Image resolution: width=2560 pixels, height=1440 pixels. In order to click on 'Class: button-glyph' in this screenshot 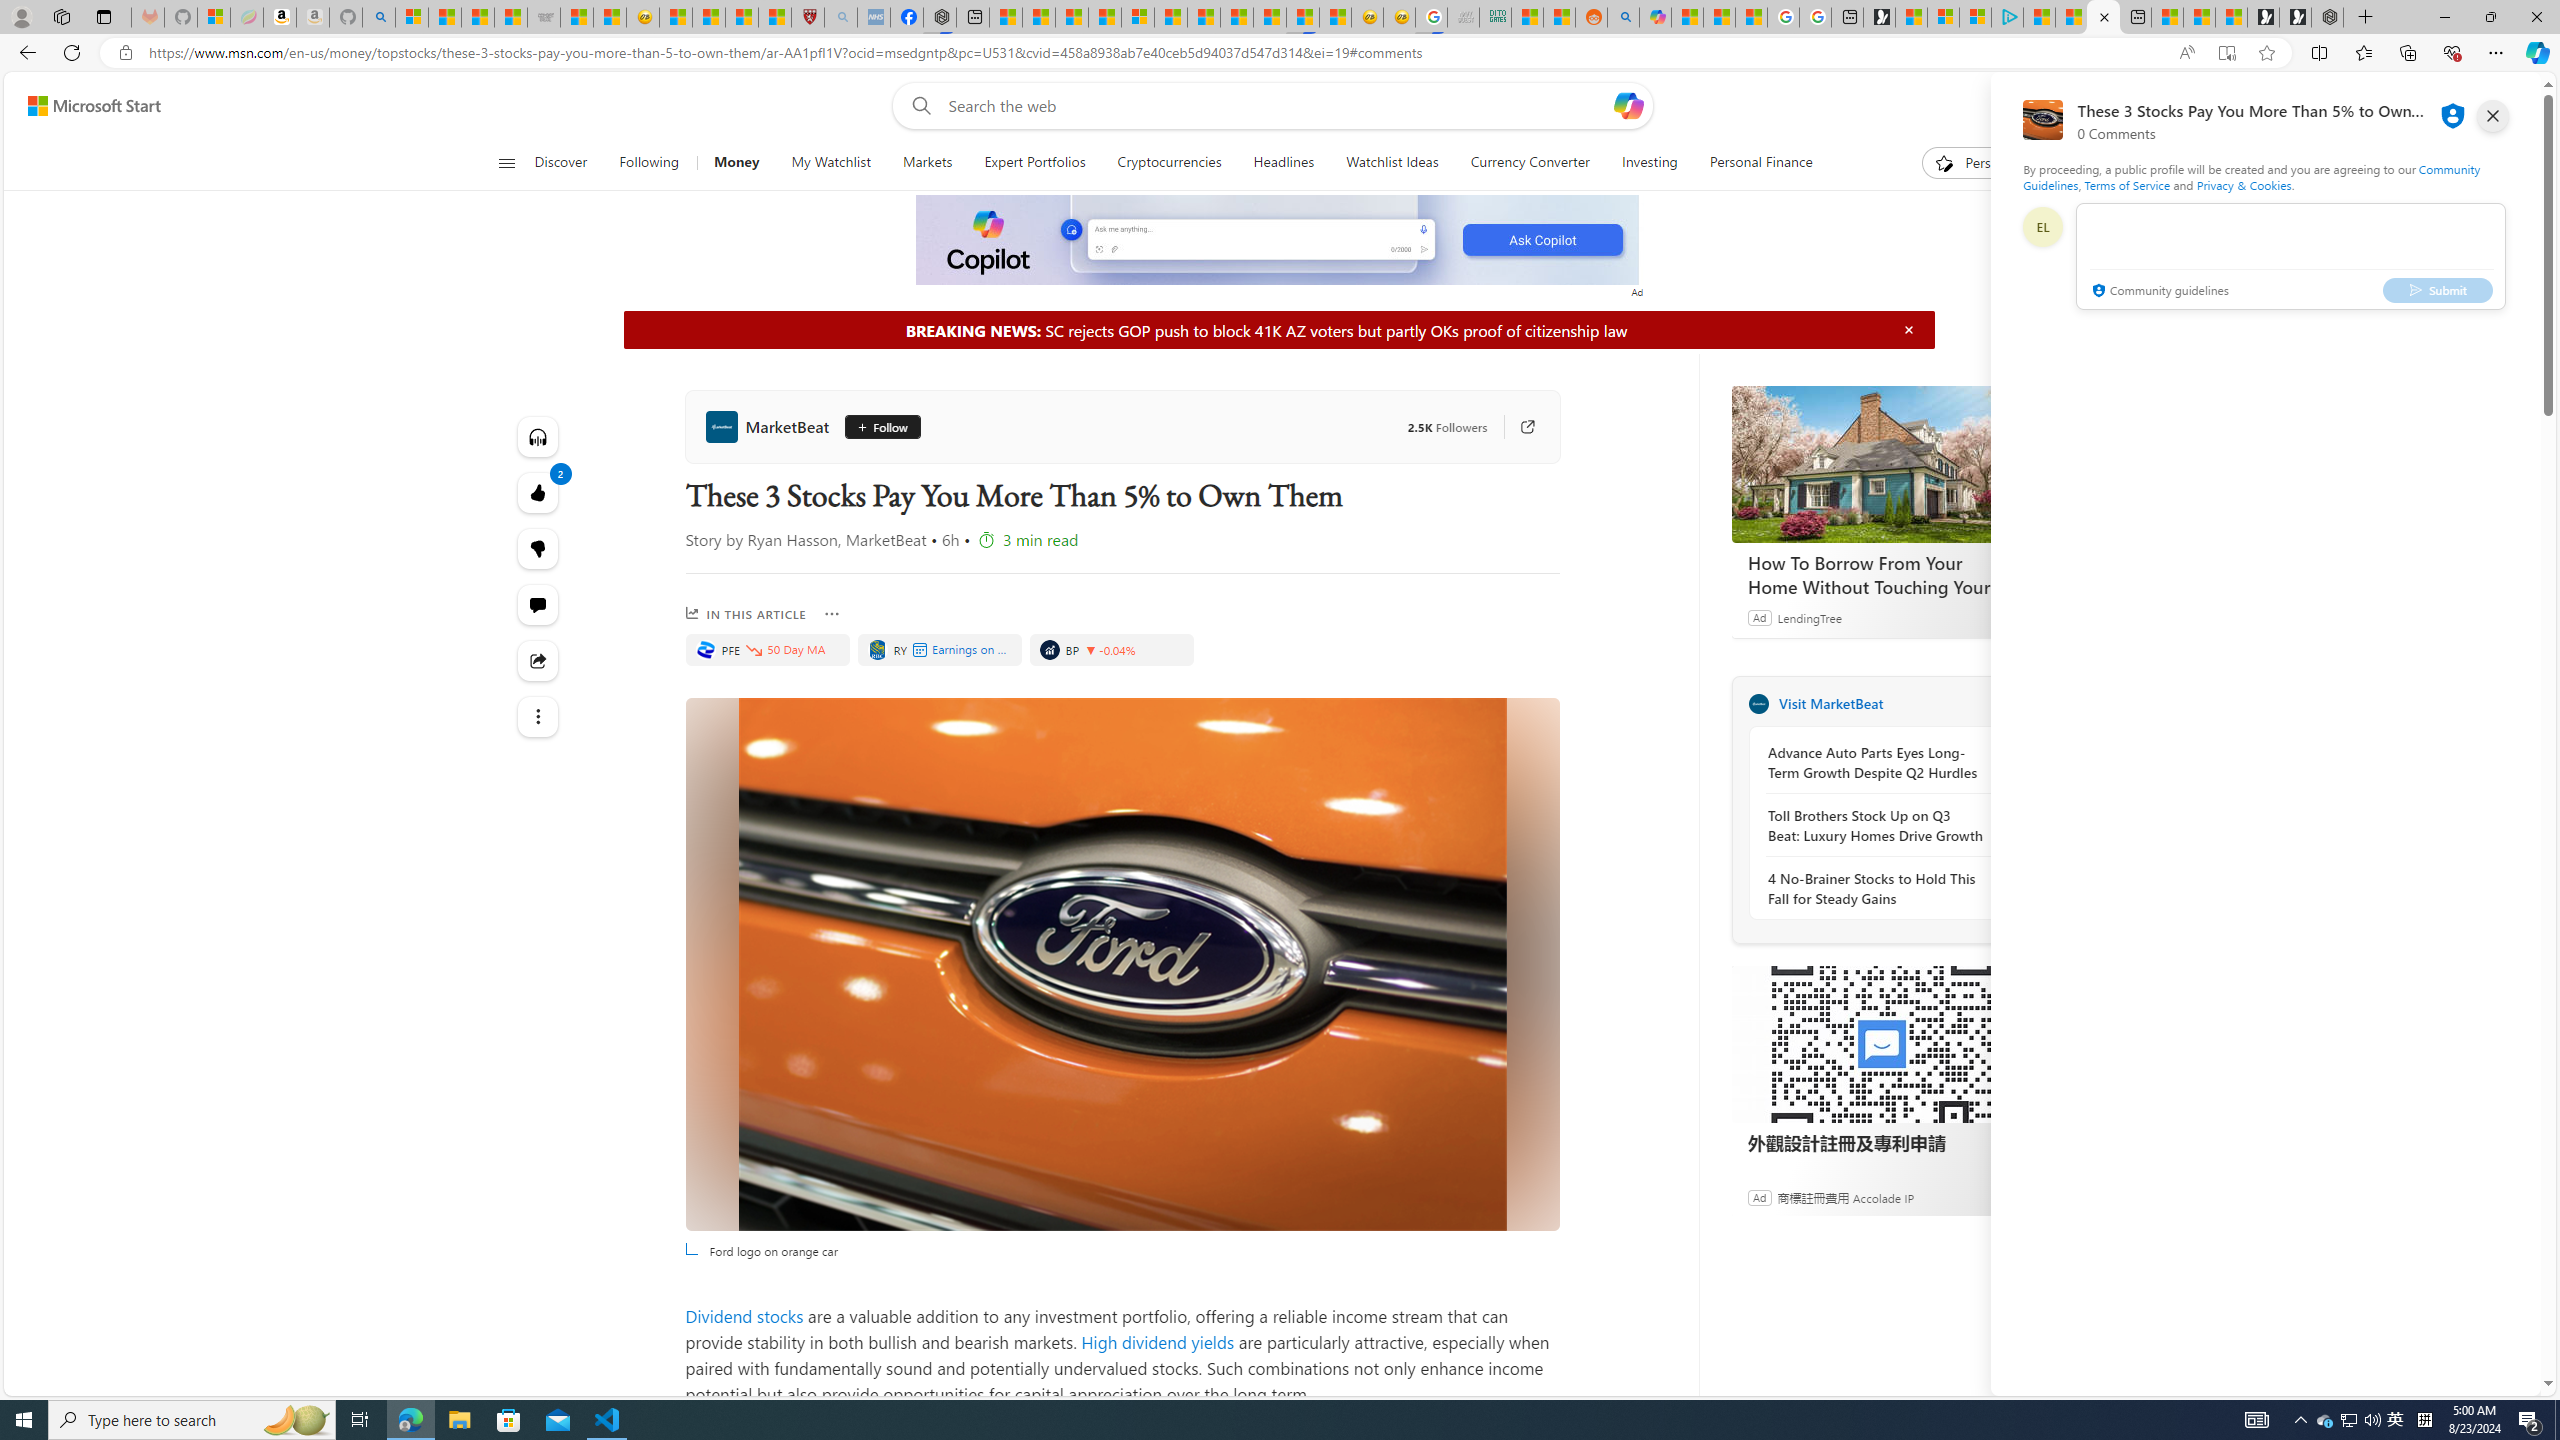, I will do `click(505, 162)`.